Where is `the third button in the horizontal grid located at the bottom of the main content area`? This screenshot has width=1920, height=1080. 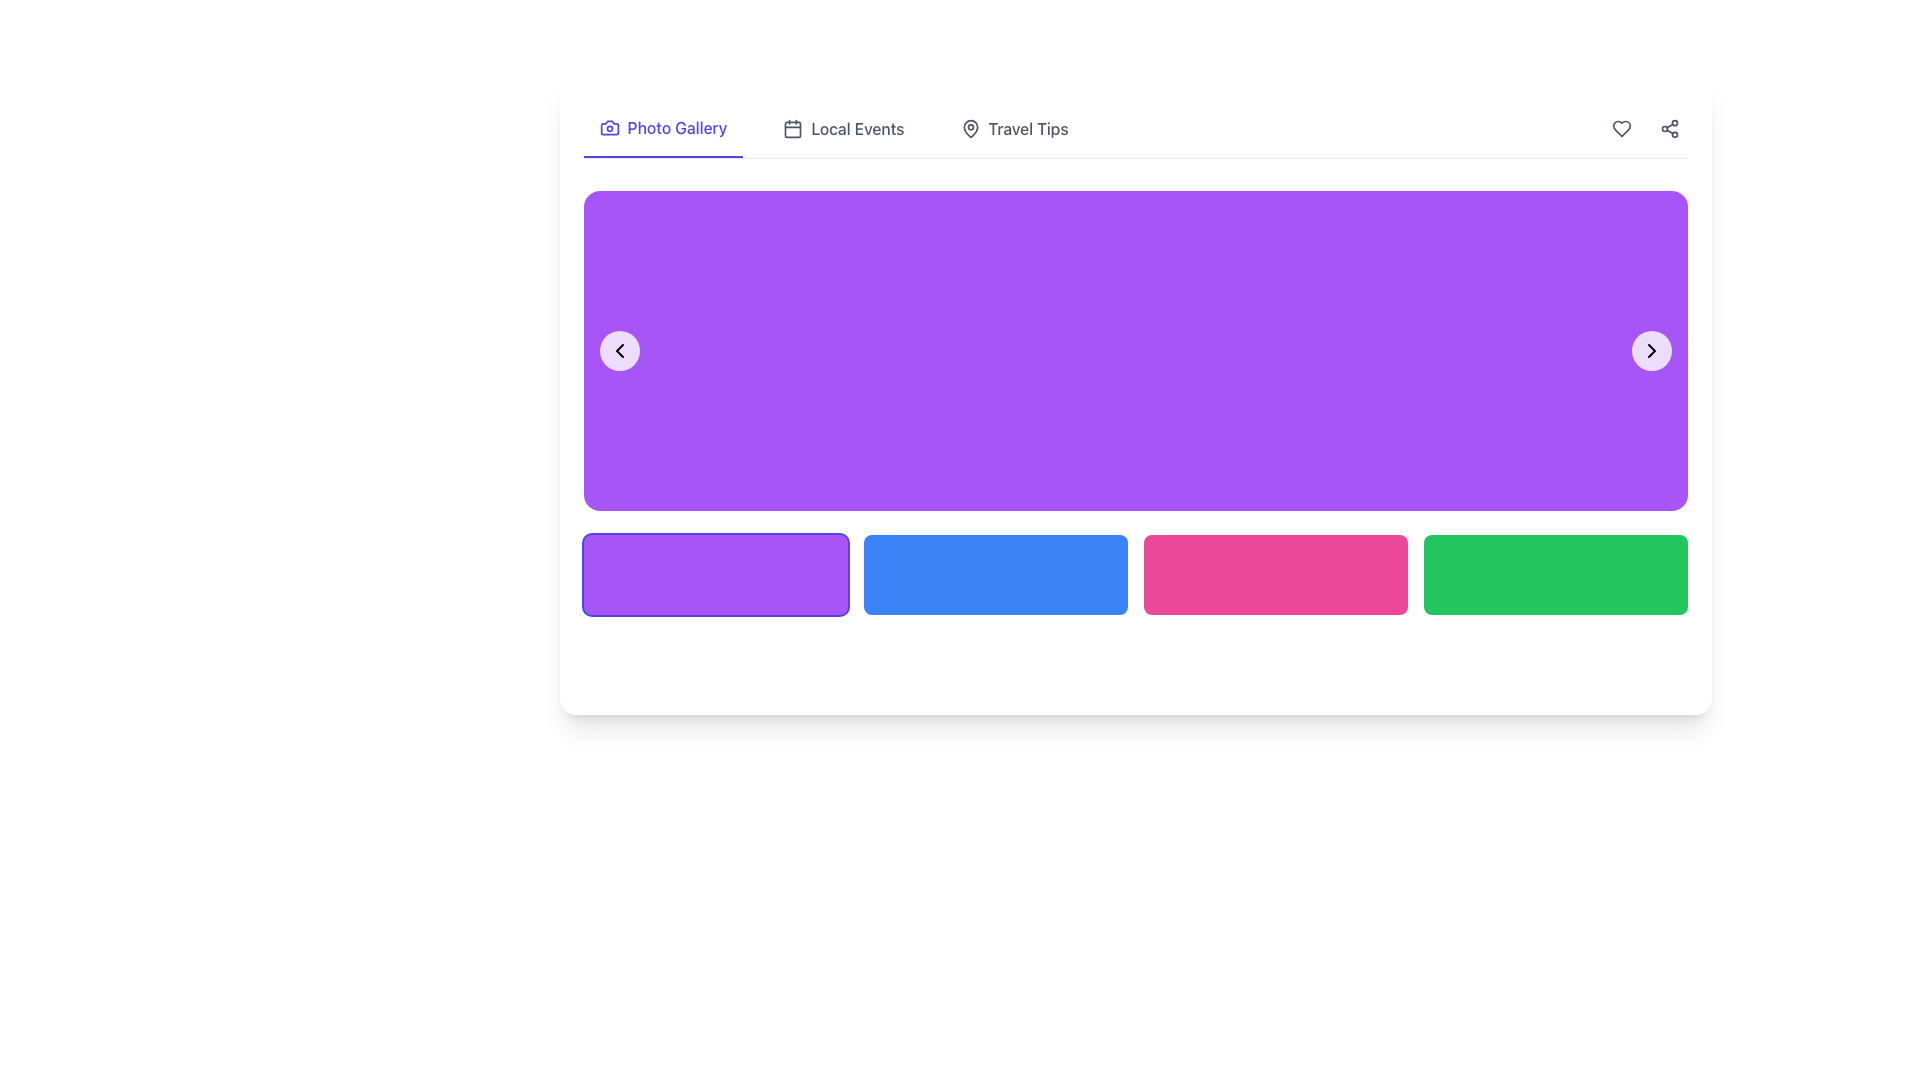
the third button in the horizontal grid located at the bottom of the main content area is located at coordinates (1274, 574).